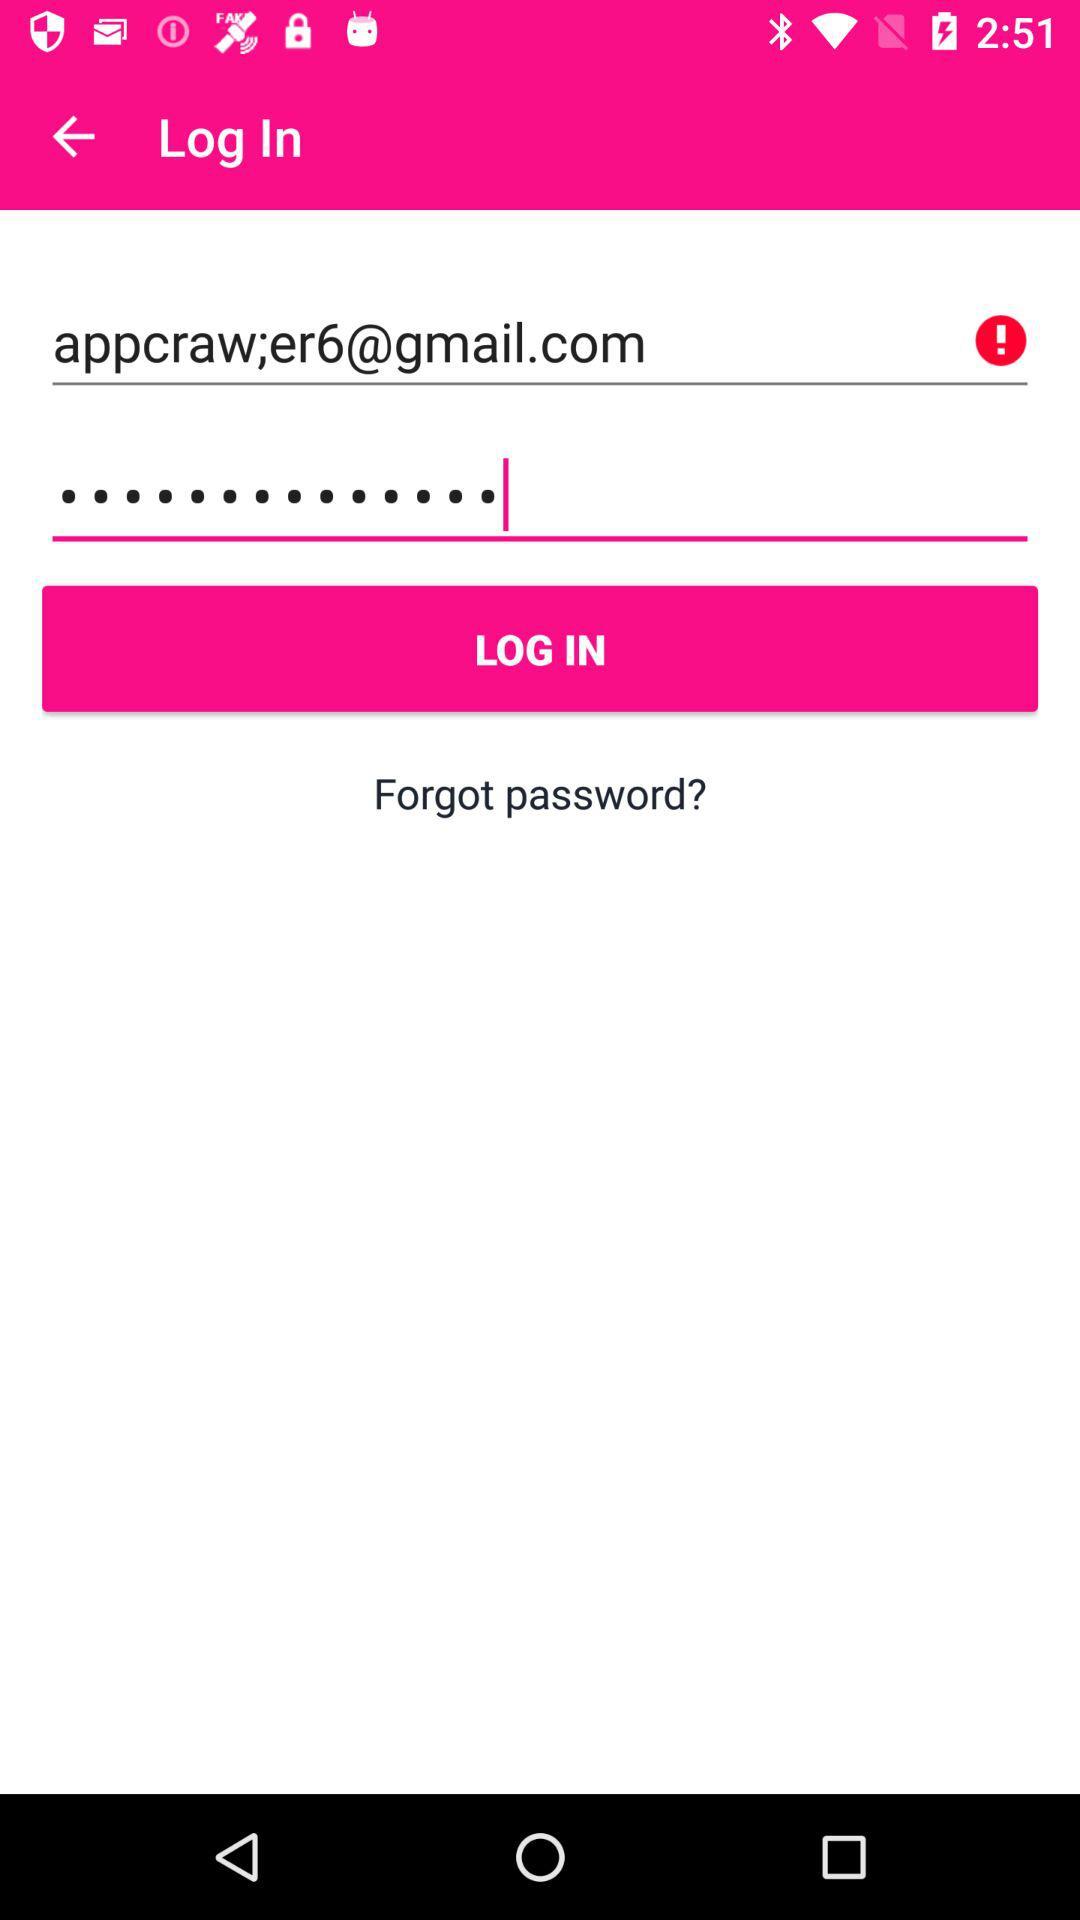 This screenshot has width=1080, height=1920. Describe the element at coordinates (540, 341) in the screenshot. I see `the item above appcrawler3116` at that location.